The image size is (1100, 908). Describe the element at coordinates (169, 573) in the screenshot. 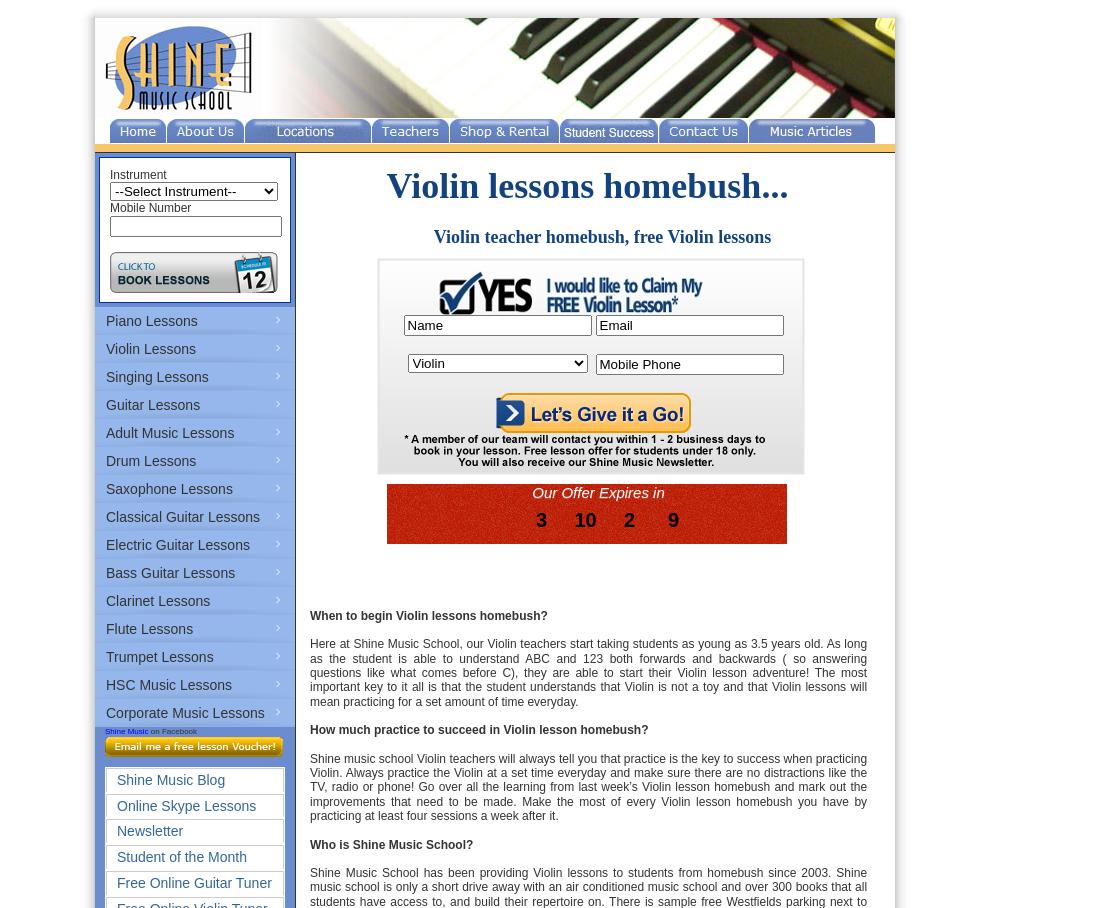

I see `'Bass Guitar Lessons'` at that location.